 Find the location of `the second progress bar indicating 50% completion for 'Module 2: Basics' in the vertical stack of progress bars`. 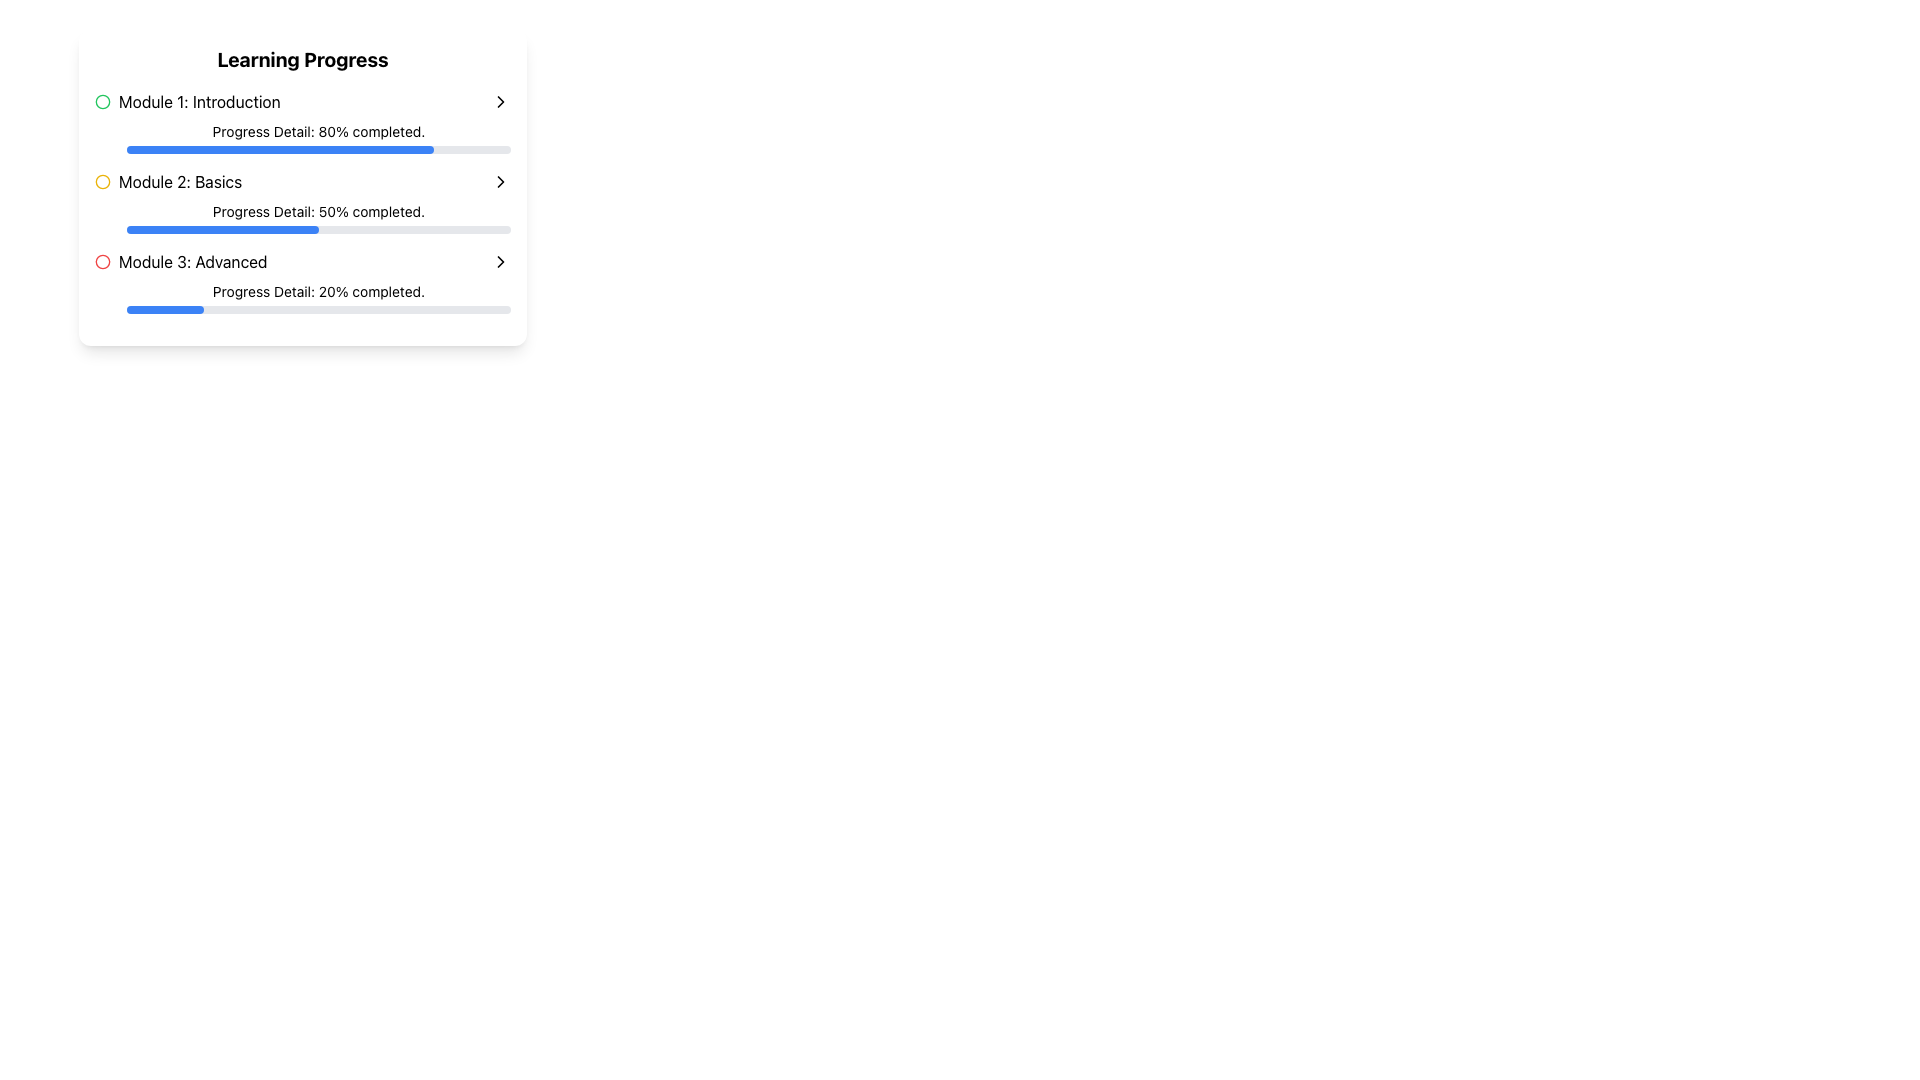

the second progress bar indicating 50% completion for 'Module 2: Basics' in the vertical stack of progress bars is located at coordinates (222, 229).